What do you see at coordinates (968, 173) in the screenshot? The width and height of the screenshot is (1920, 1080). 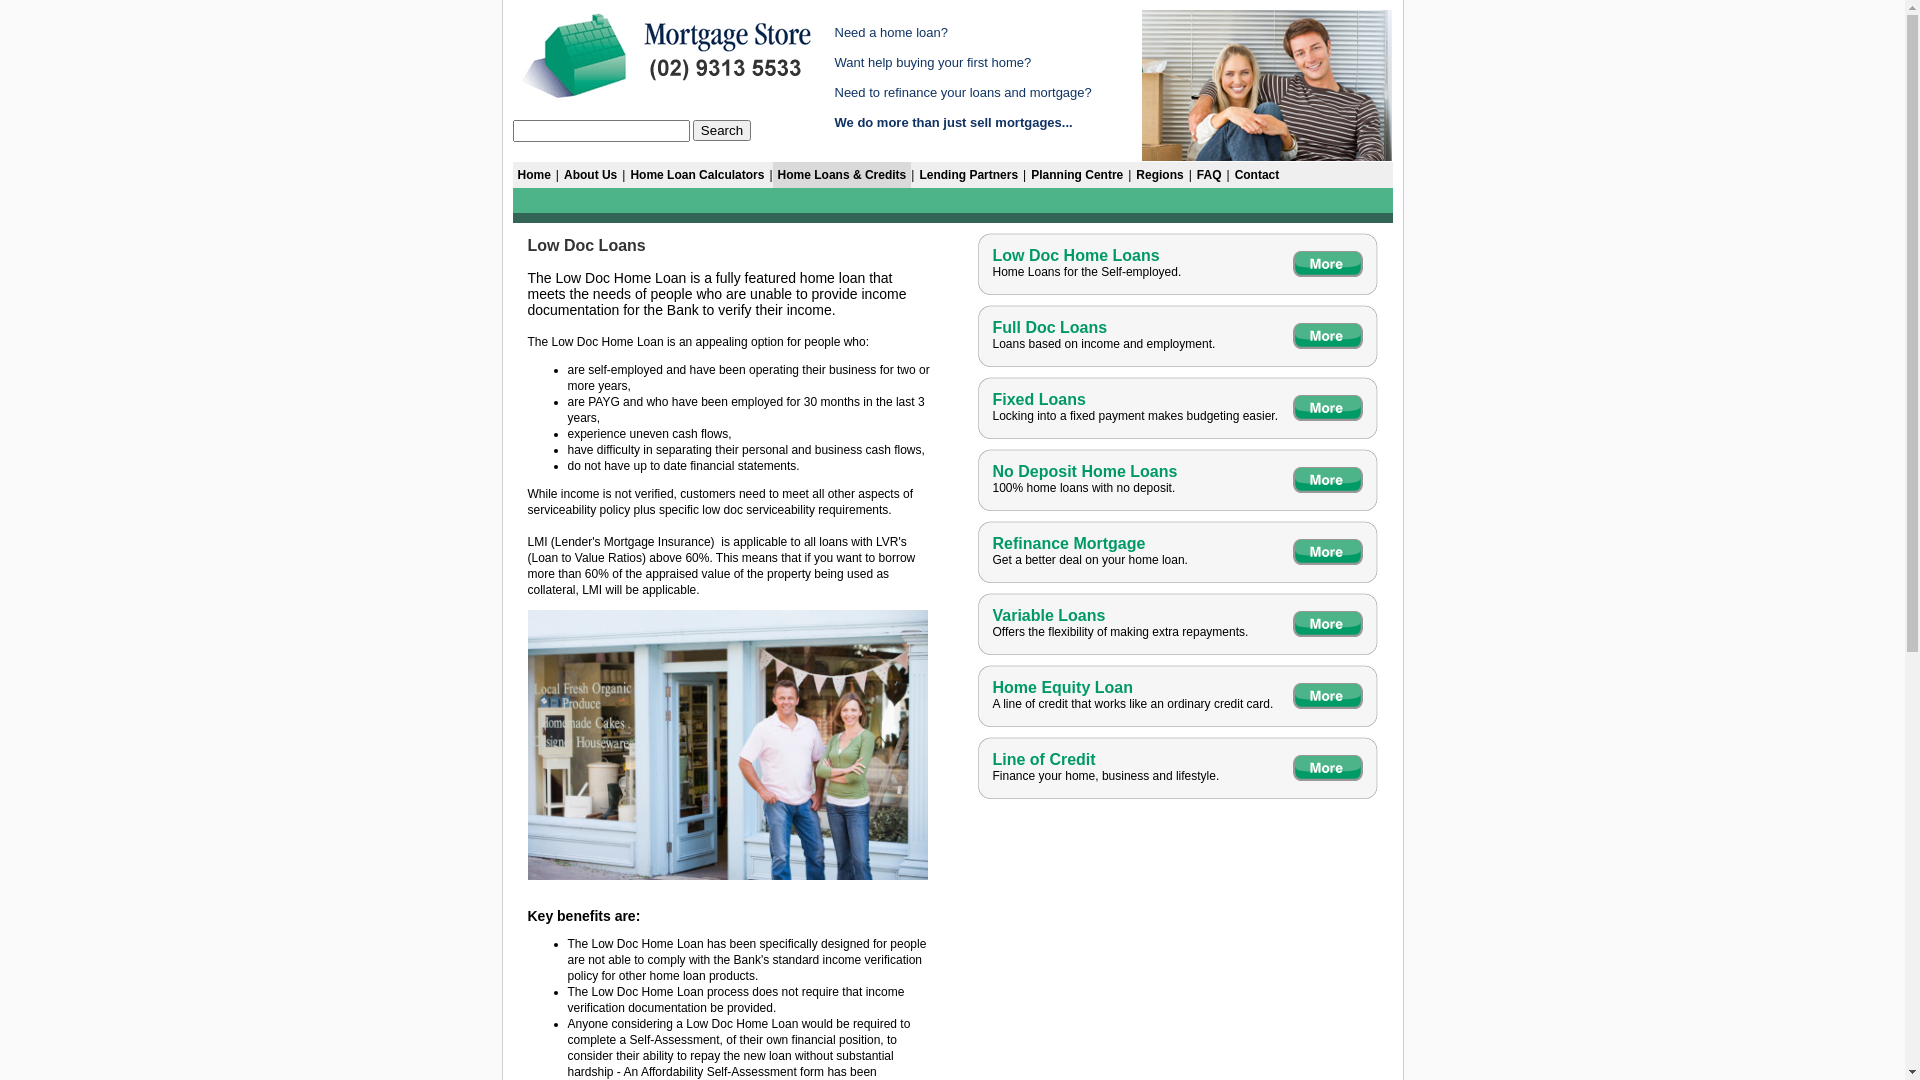 I see `'Lending Partners'` at bounding box center [968, 173].